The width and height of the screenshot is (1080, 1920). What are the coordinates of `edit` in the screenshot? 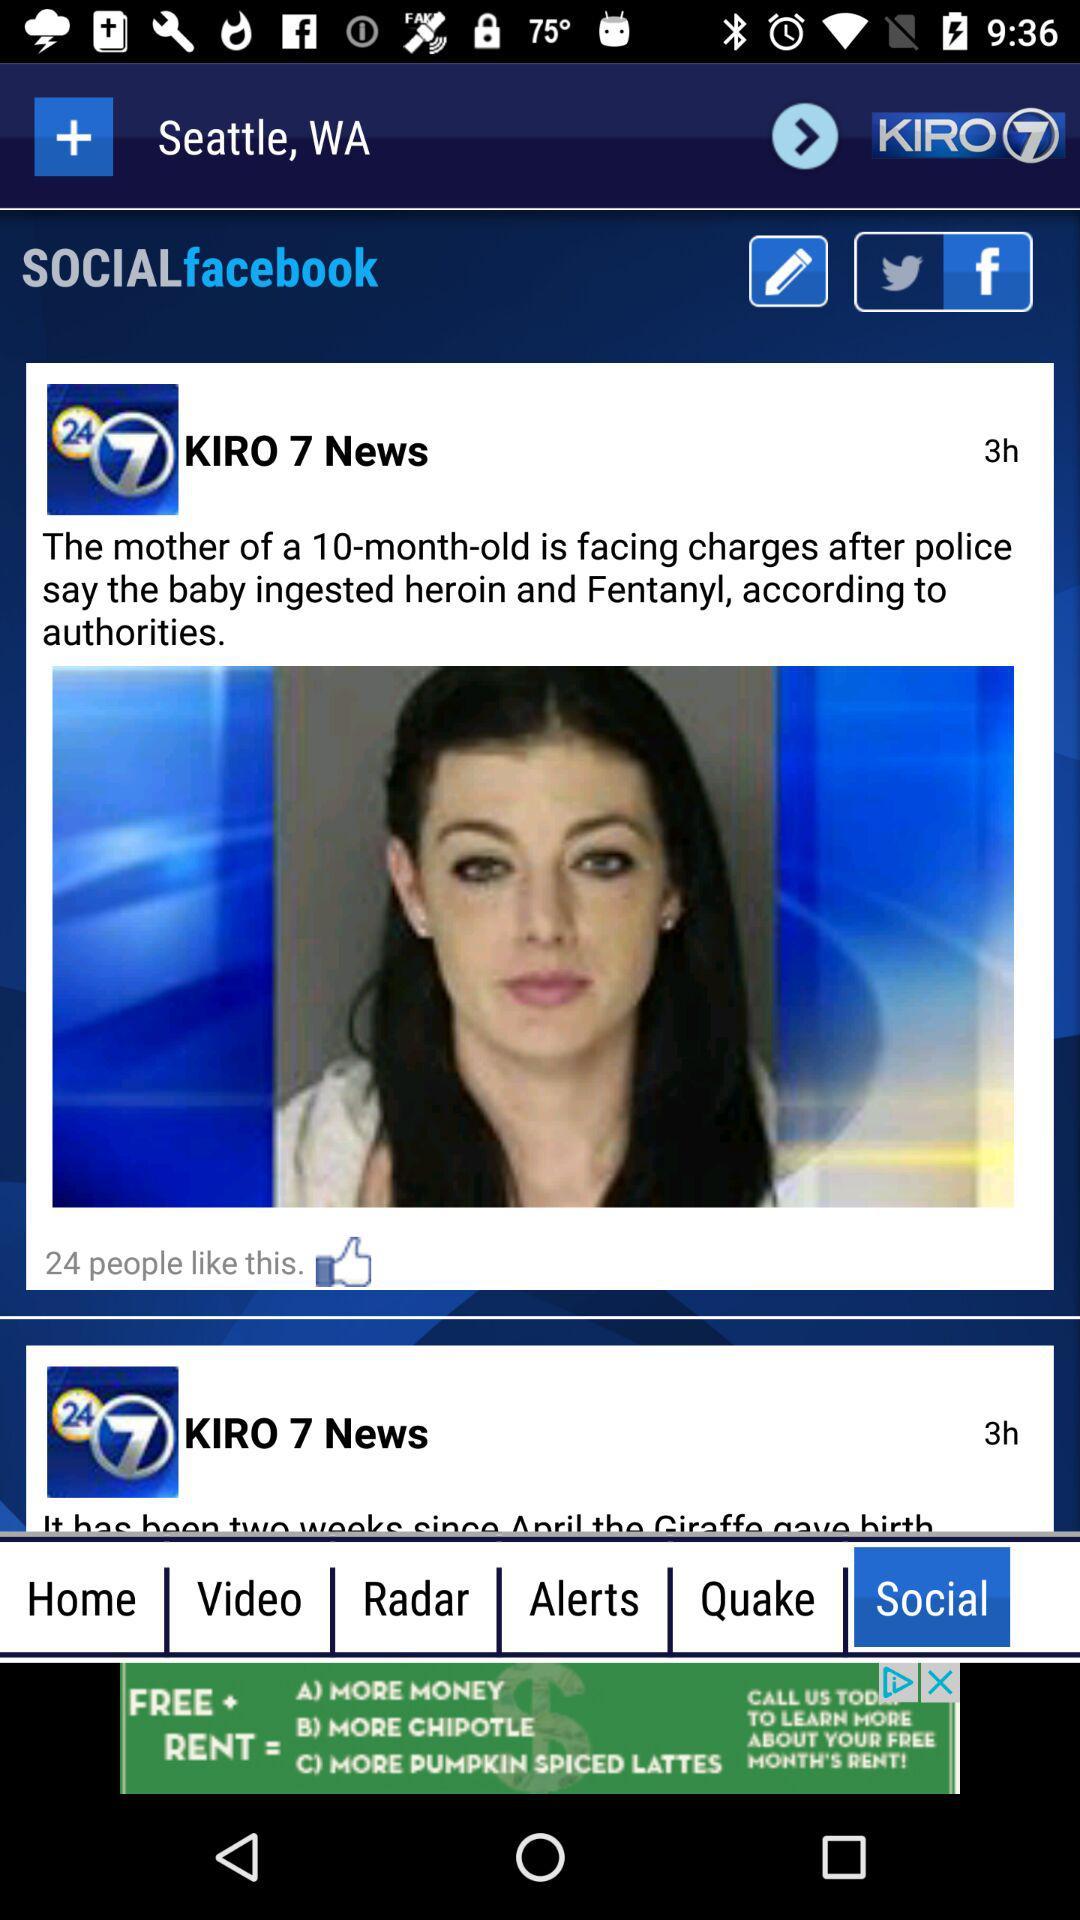 It's located at (787, 270).